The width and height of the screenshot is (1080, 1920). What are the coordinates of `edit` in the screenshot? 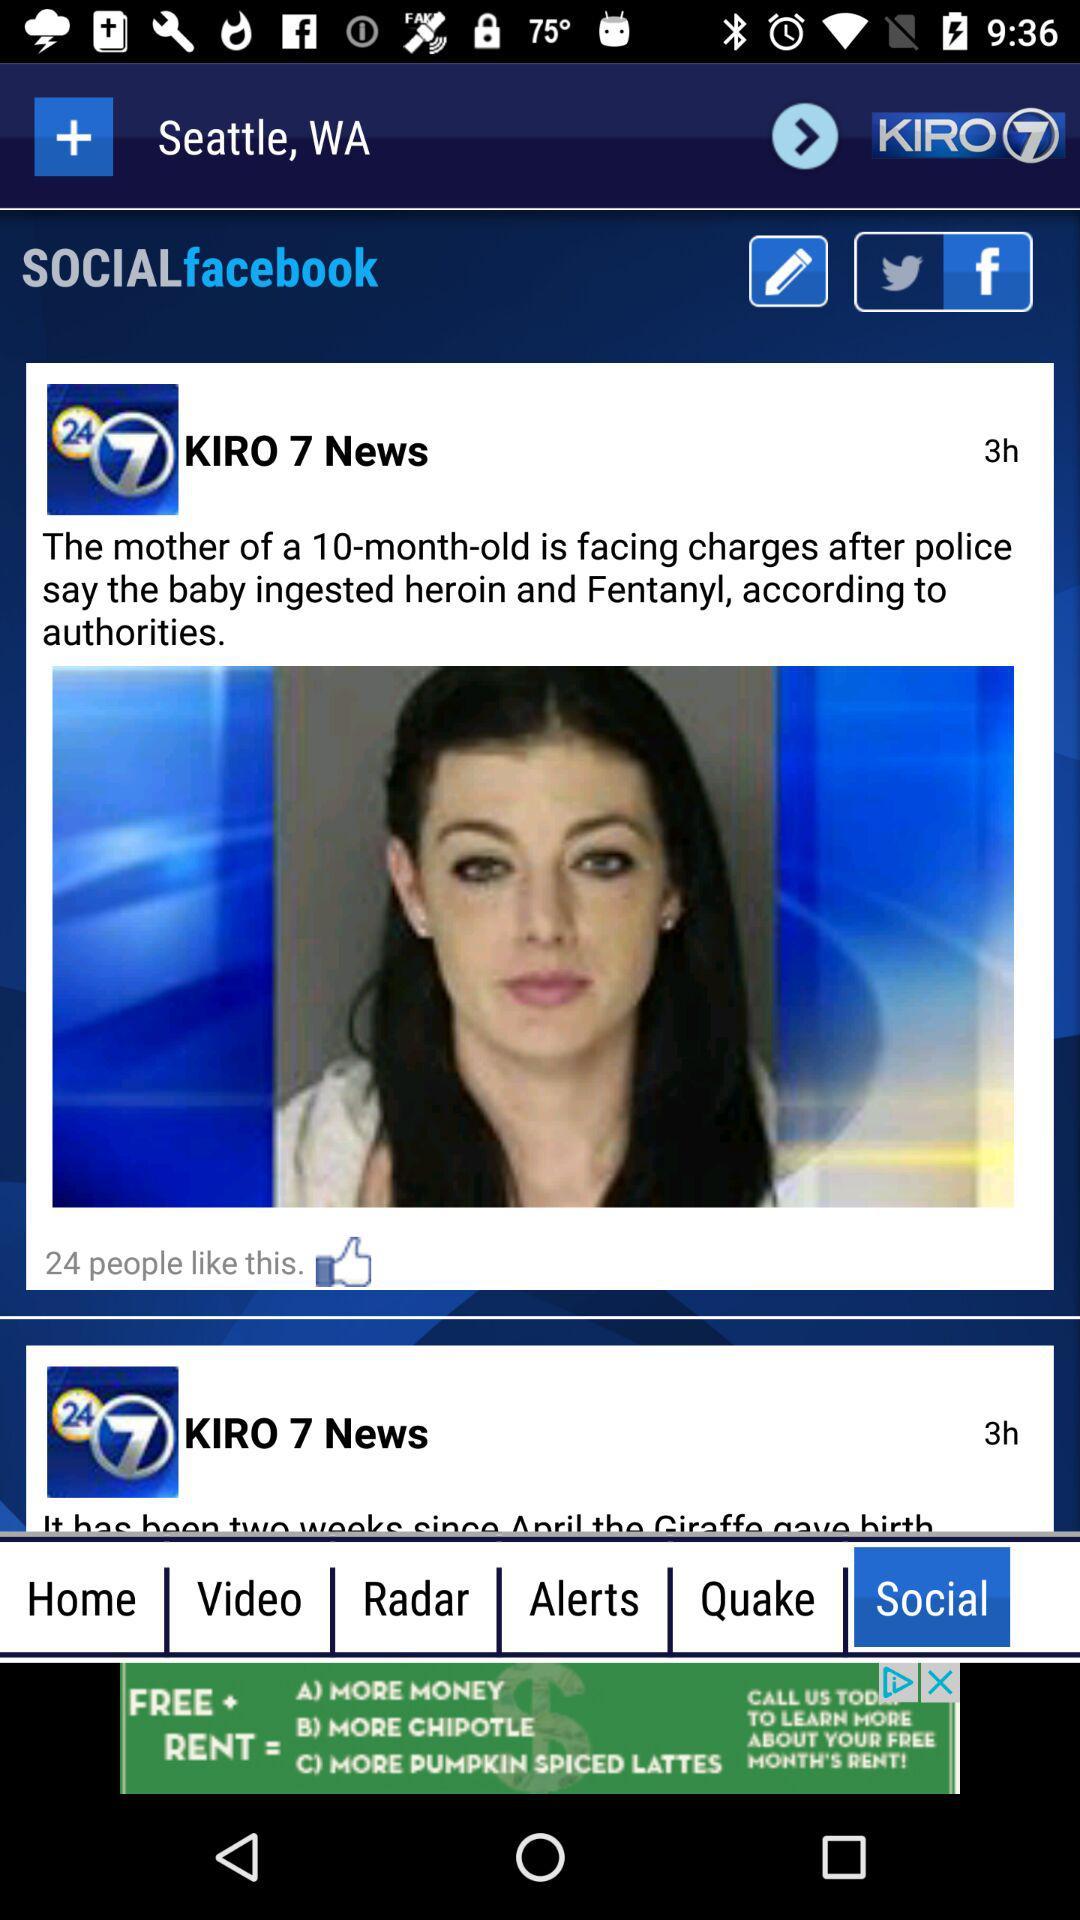 It's located at (787, 270).